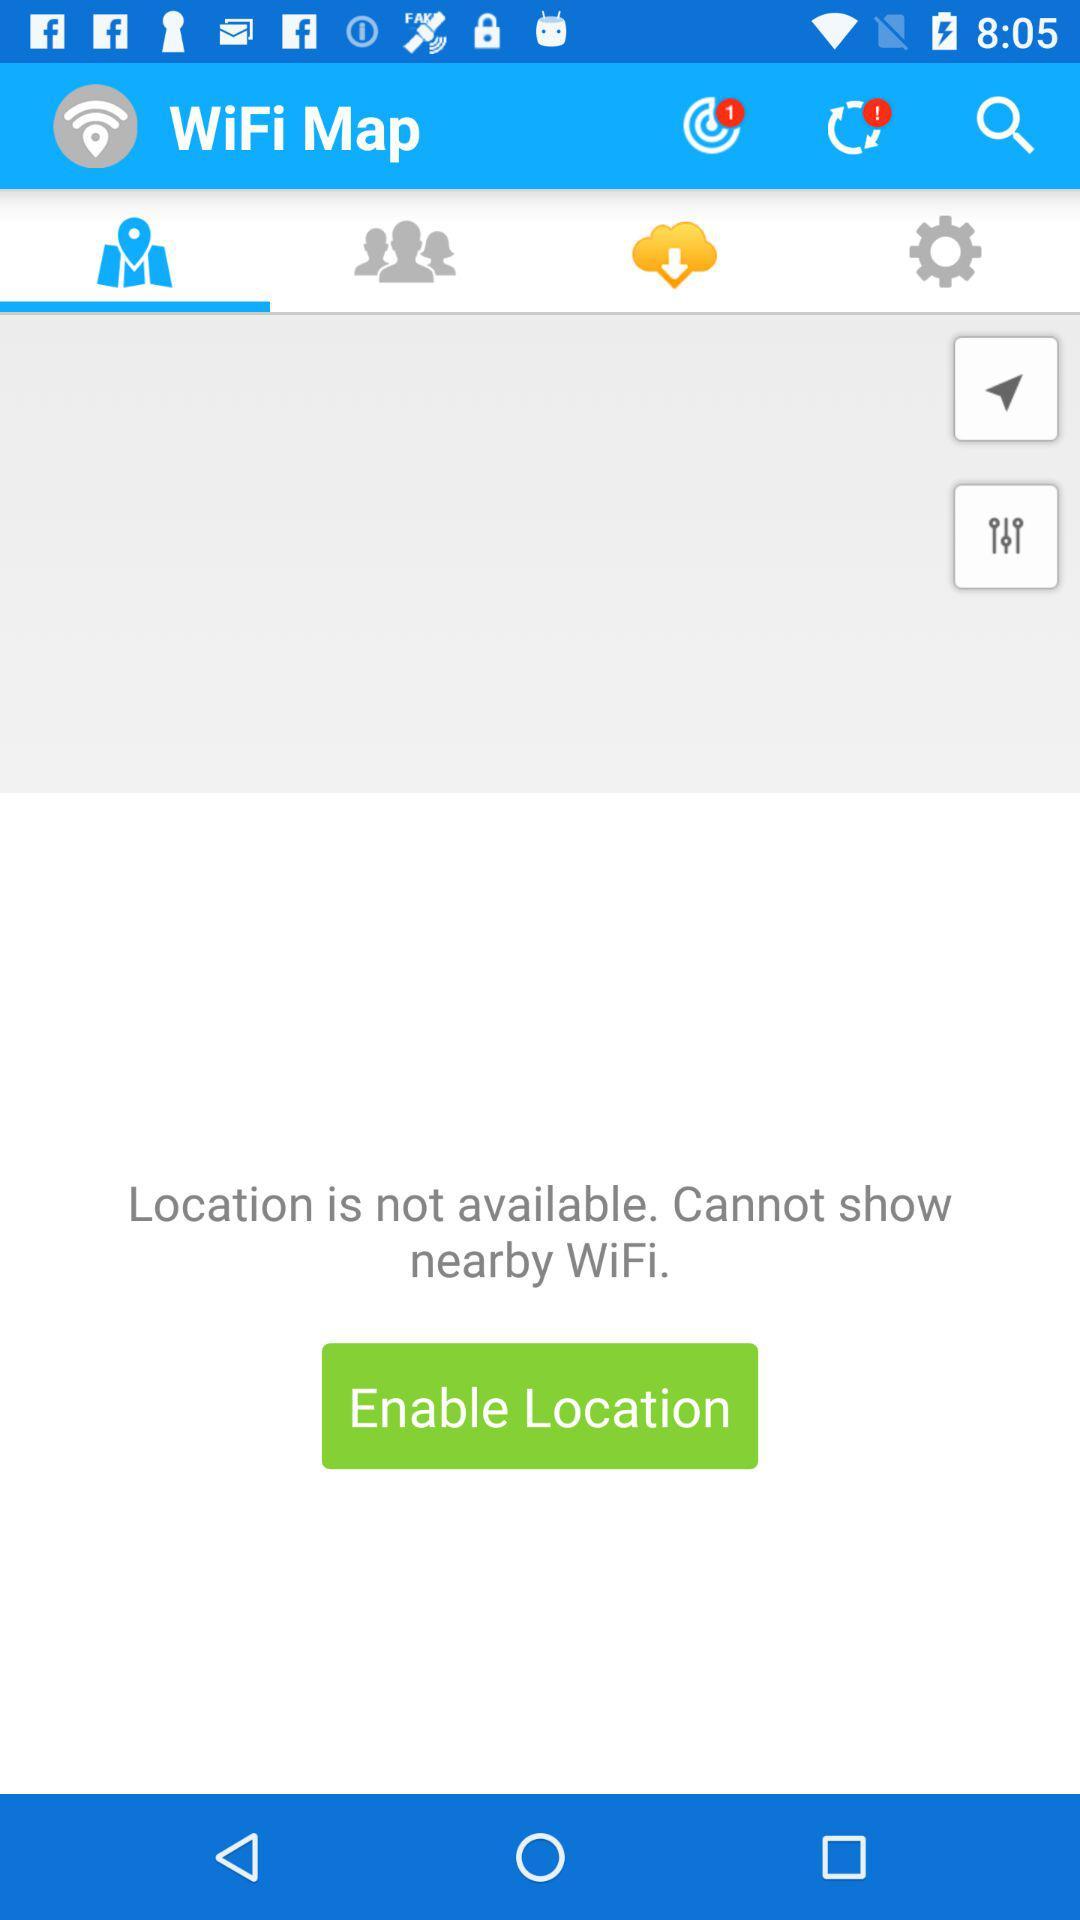 This screenshot has width=1080, height=1920. I want to click on icon below the location is not icon, so click(540, 1405).